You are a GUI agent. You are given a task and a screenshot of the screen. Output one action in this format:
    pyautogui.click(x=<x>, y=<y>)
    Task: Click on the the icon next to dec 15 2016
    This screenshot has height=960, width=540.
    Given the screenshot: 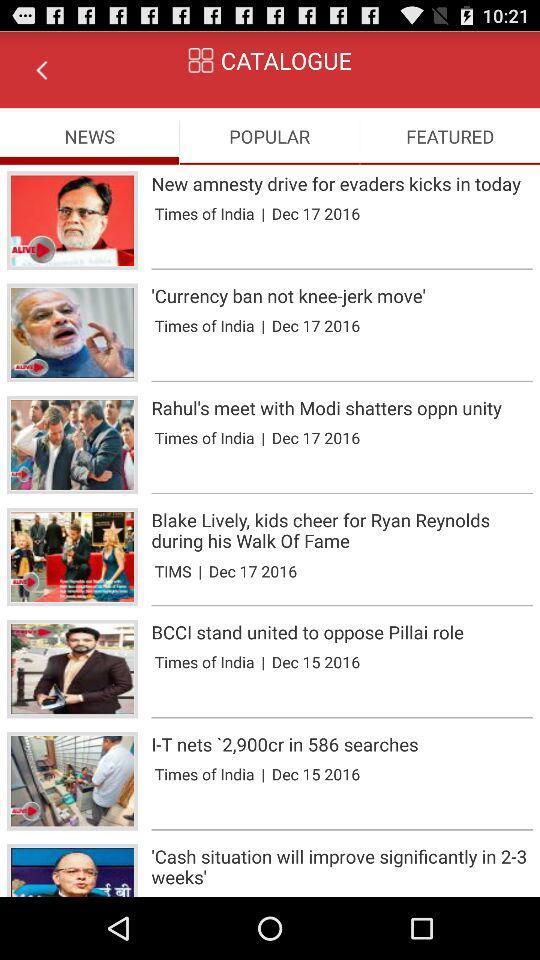 What is the action you would take?
    pyautogui.click(x=263, y=773)
    